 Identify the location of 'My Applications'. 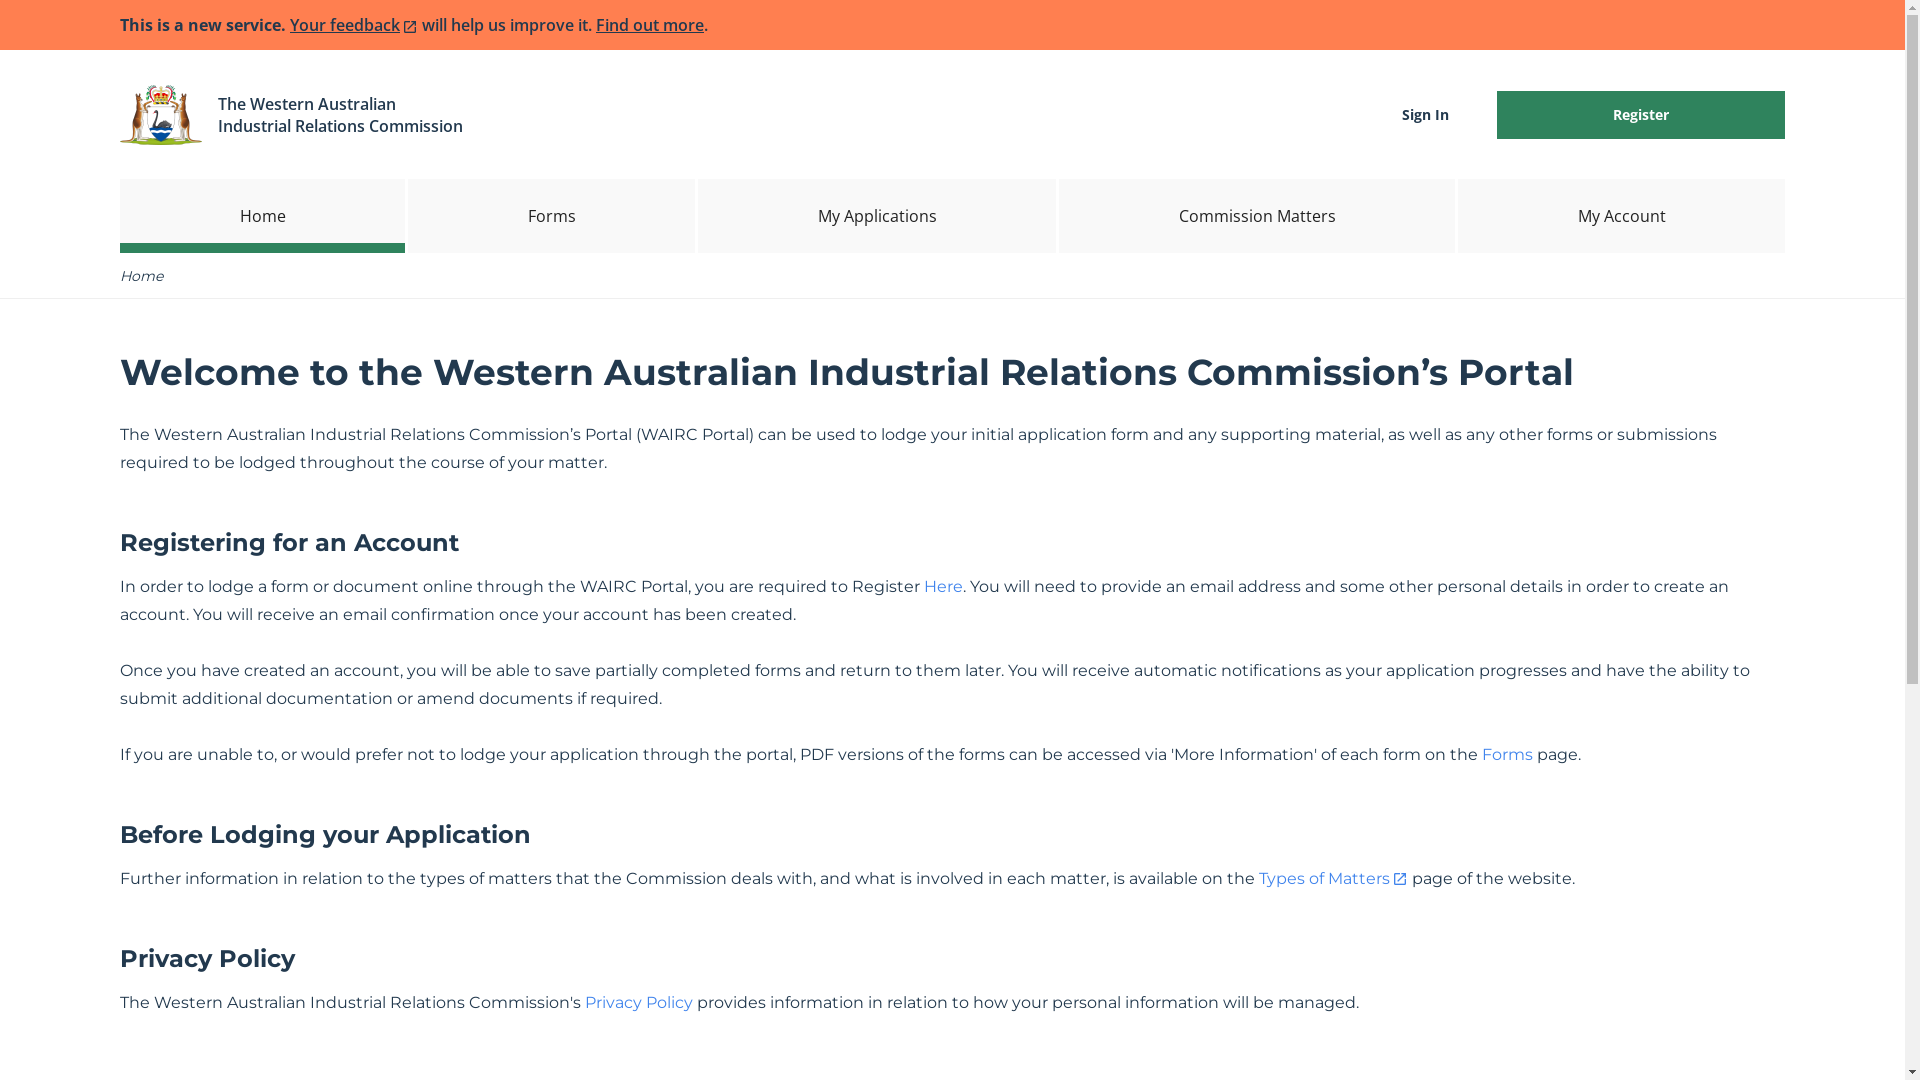
(877, 216).